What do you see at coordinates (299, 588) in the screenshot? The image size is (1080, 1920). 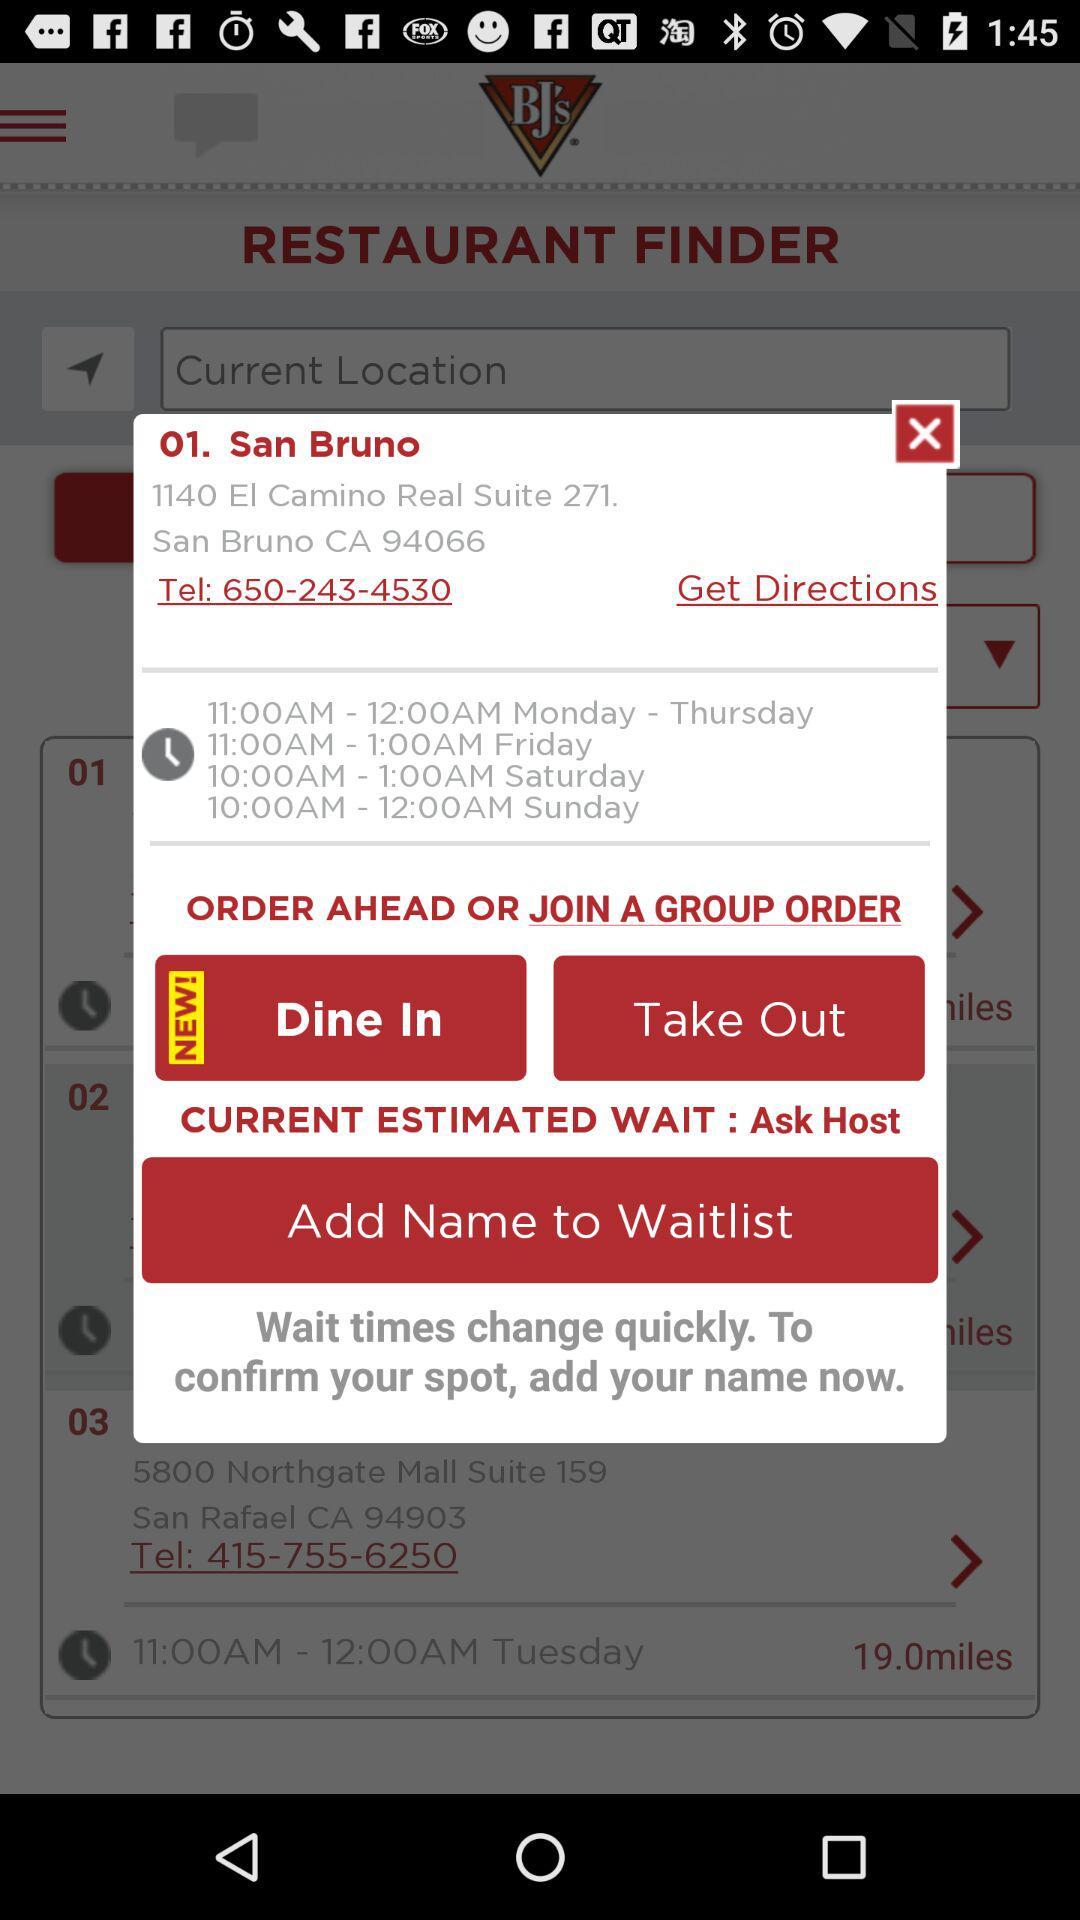 I see `app below the 1140 el camino` at bounding box center [299, 588].